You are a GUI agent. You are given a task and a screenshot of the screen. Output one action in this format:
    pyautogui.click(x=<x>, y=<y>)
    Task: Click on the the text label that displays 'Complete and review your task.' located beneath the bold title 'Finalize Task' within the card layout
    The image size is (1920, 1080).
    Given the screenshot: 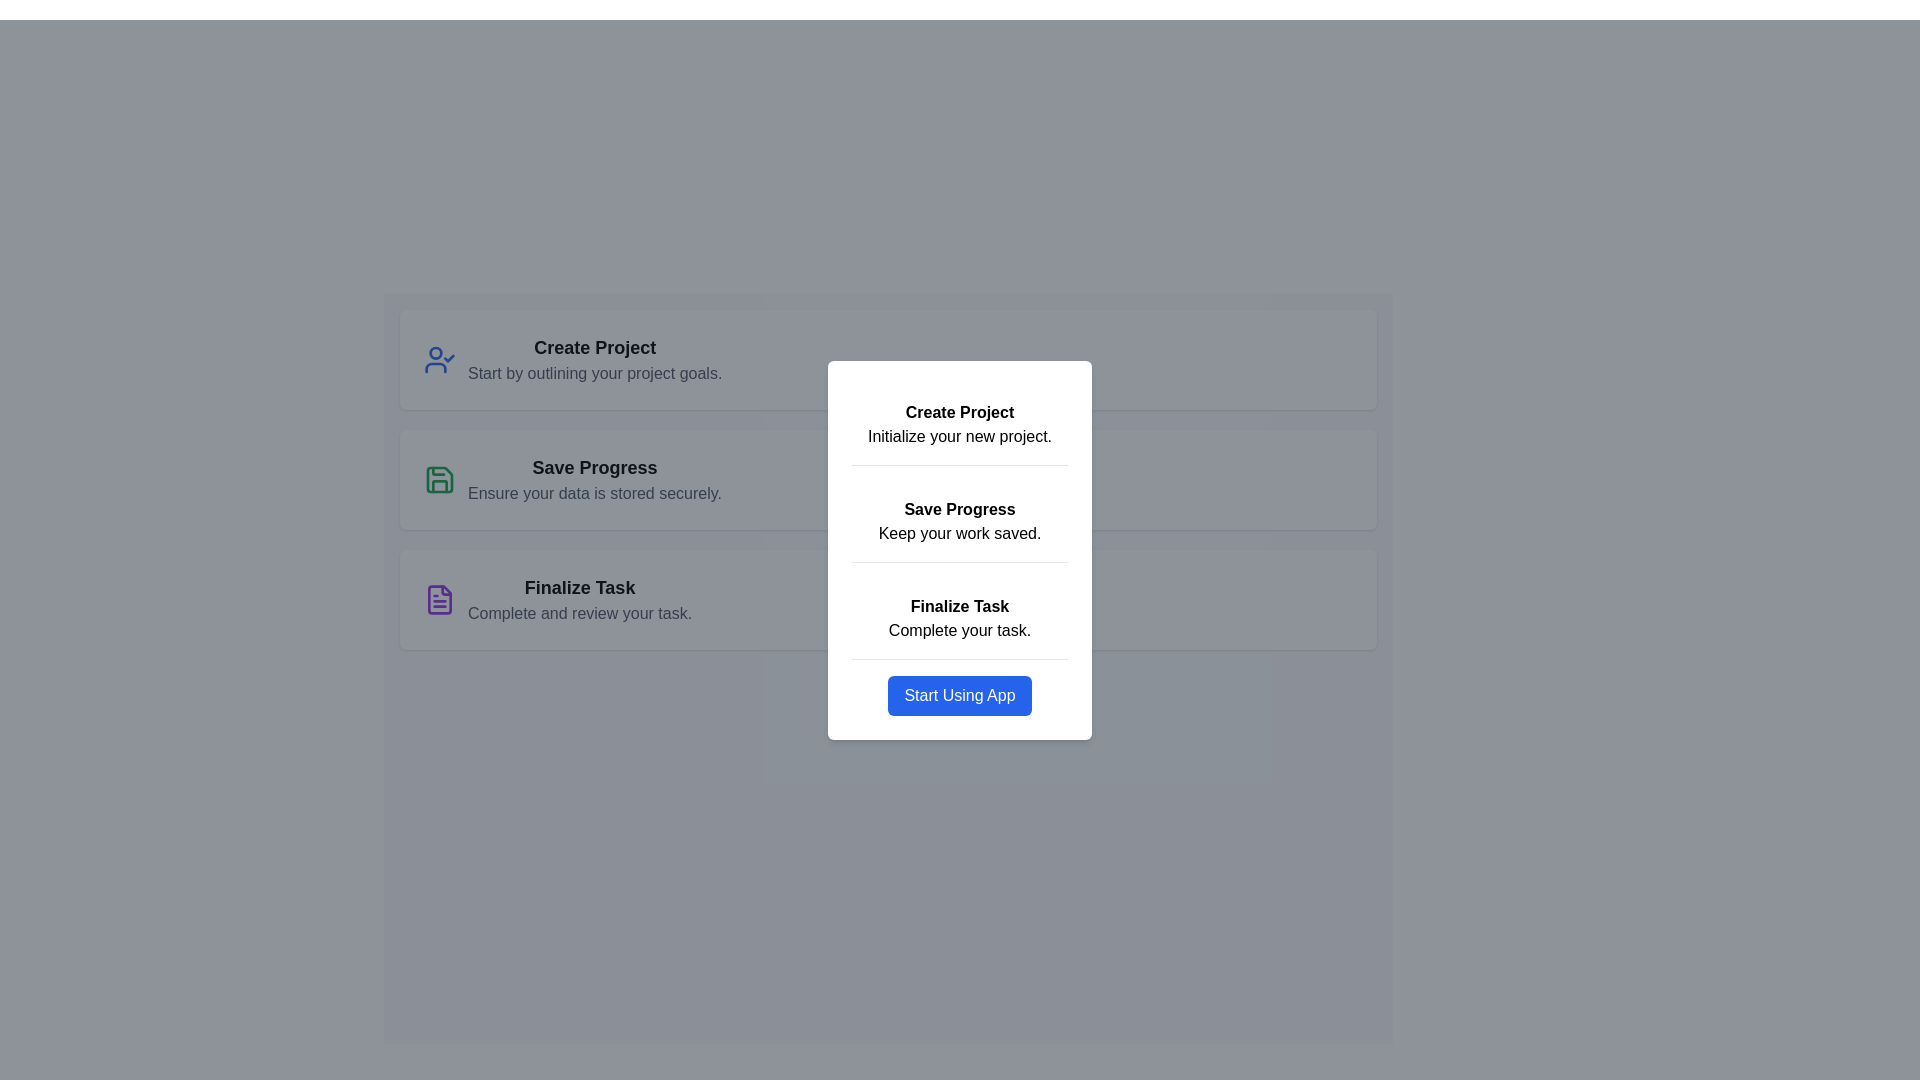 What is the action you would take?
    pyautogui.click(x=579, y=612)
    